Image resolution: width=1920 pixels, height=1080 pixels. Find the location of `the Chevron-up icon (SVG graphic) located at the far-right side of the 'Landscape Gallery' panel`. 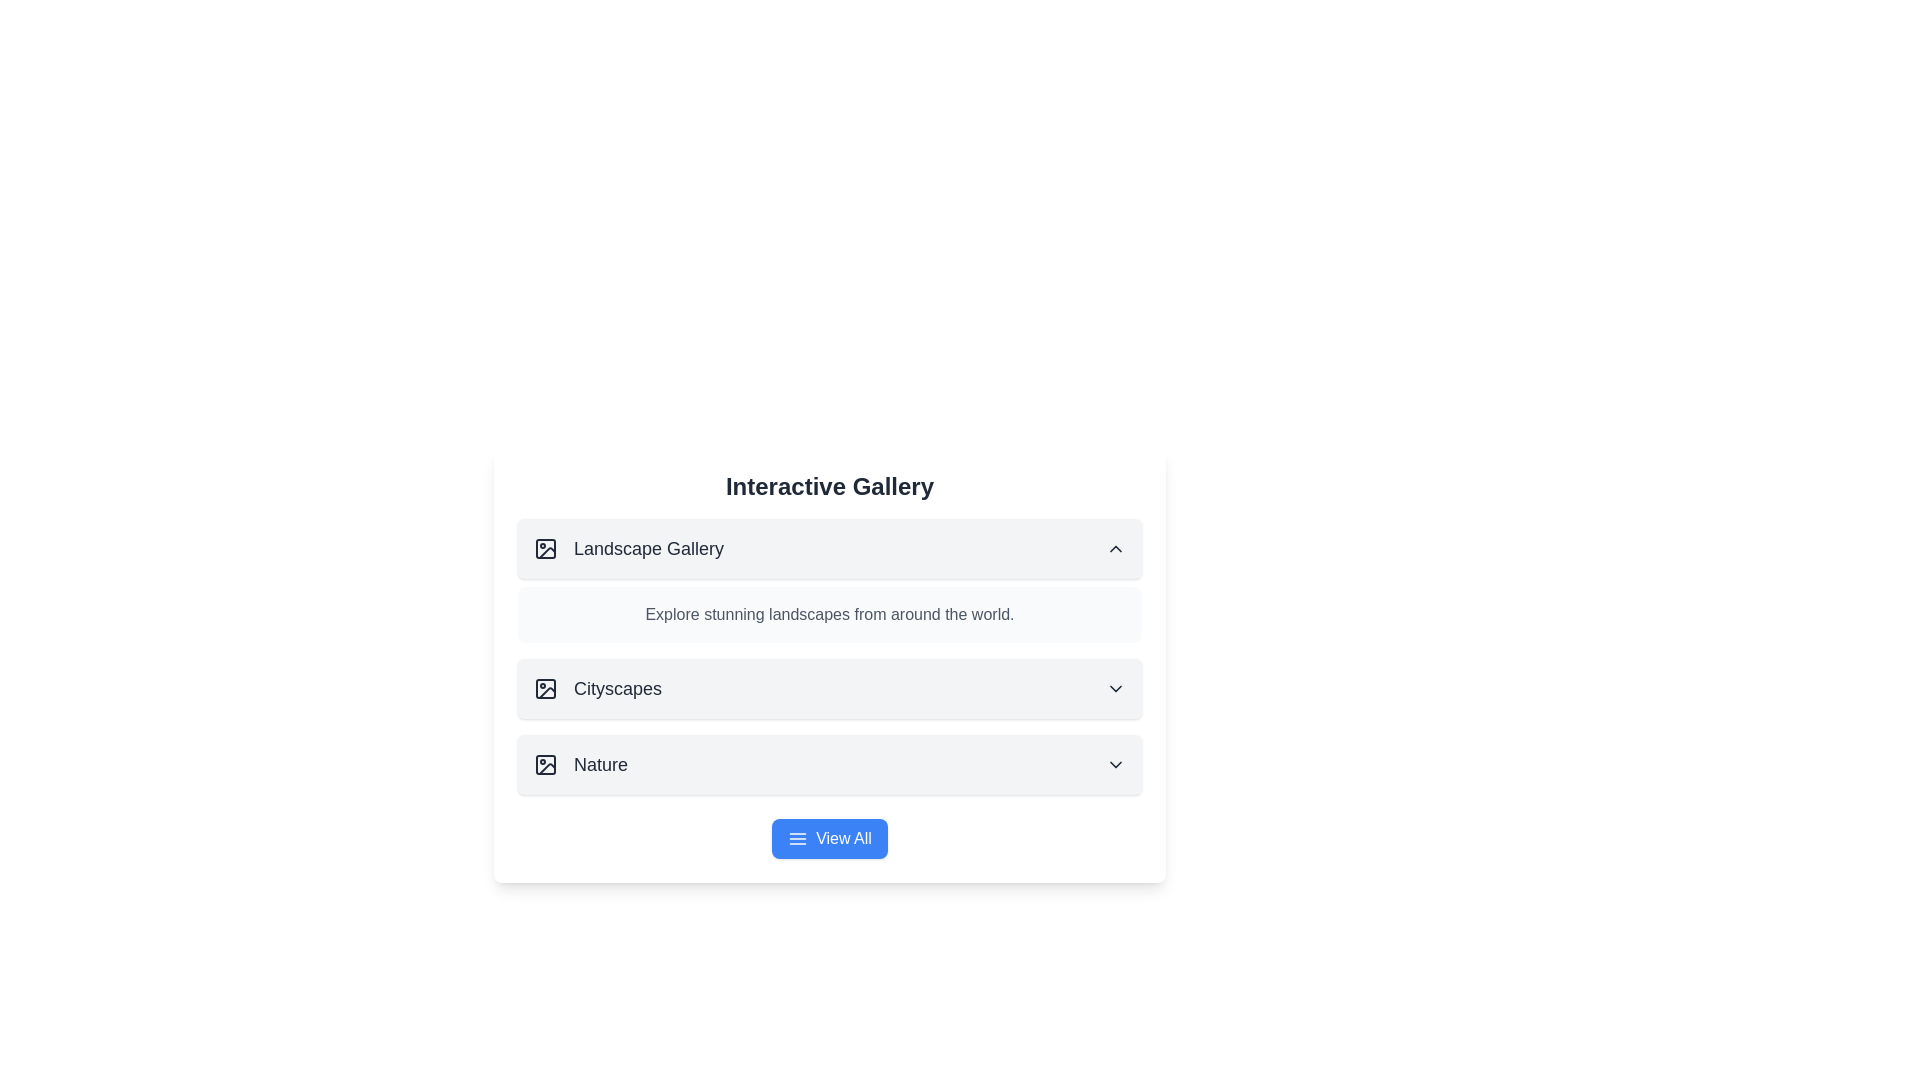

the Chevron-up icon (SVG graphic) located at the far-right side of the 'Landscape Gallery' panel is located at coordinates (1115, 548).